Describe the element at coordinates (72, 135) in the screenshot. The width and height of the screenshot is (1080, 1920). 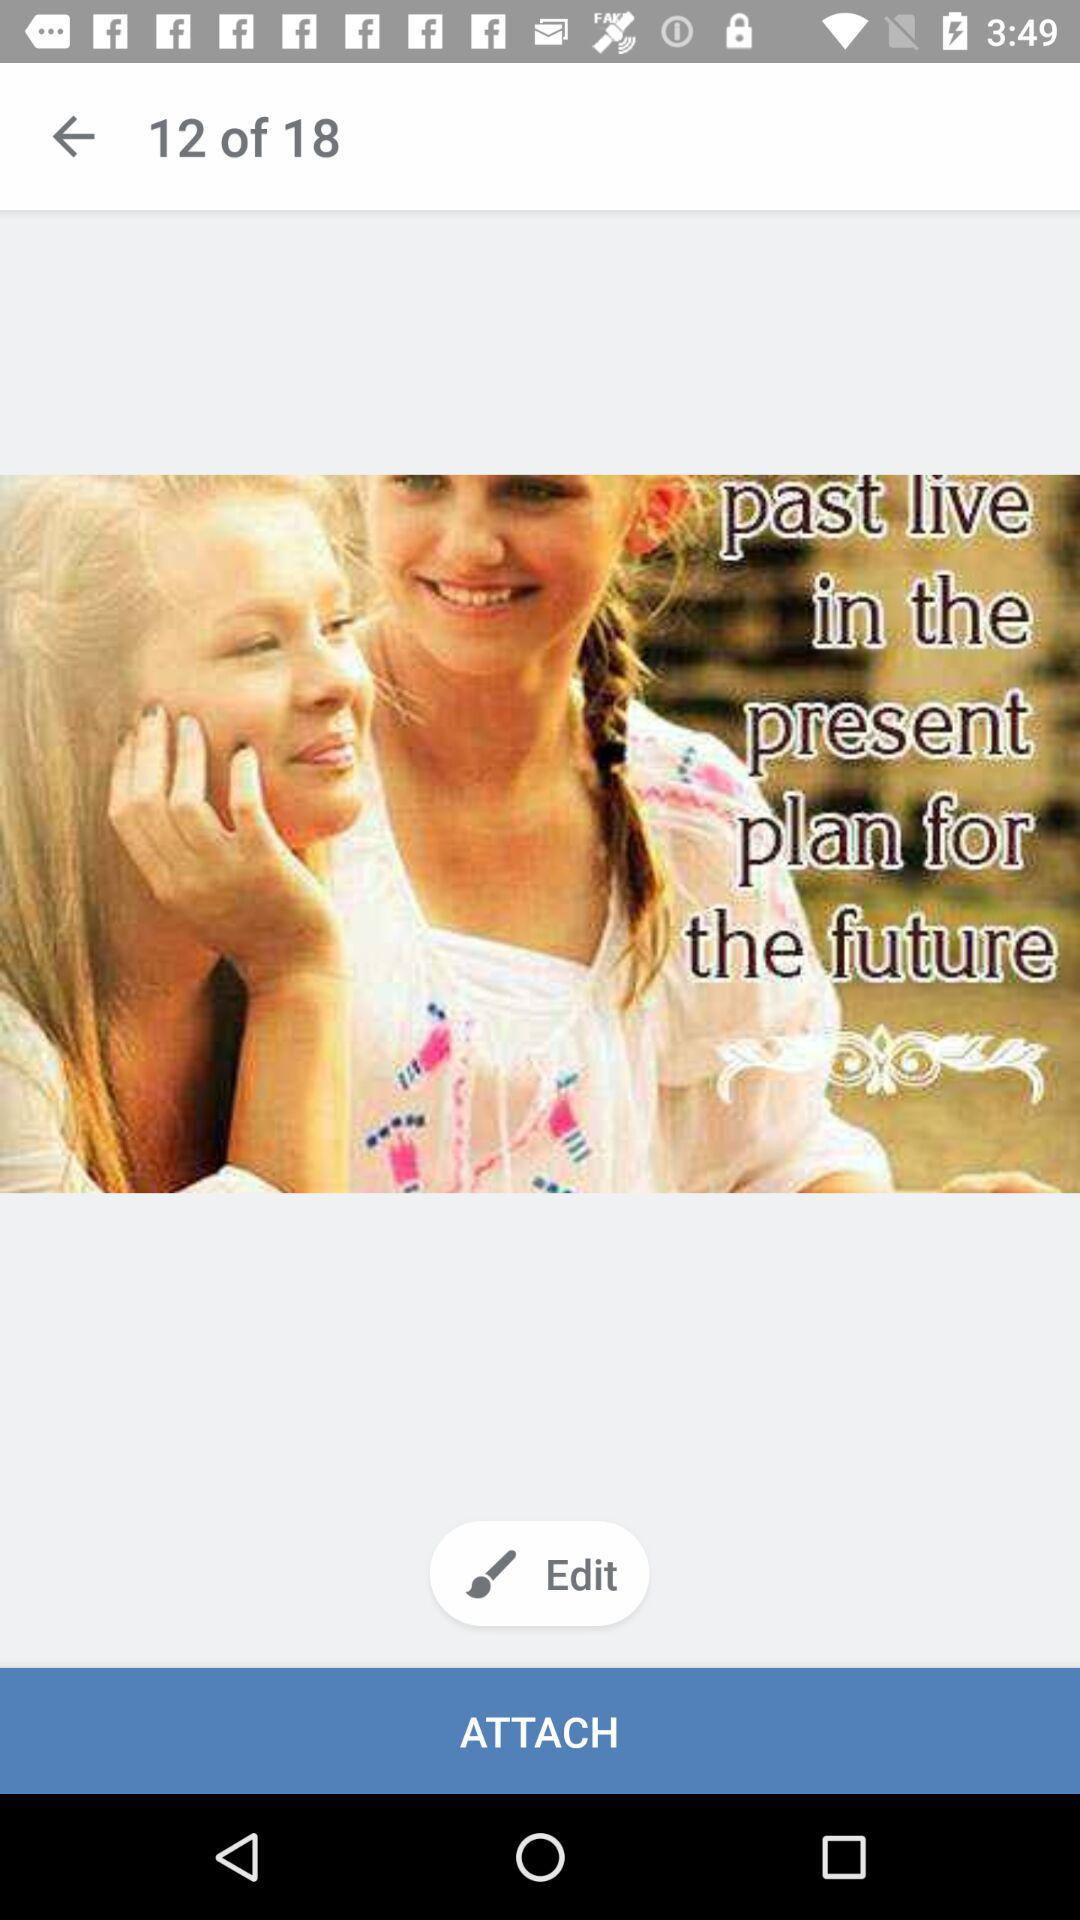
I see `back to previous content` at that location.